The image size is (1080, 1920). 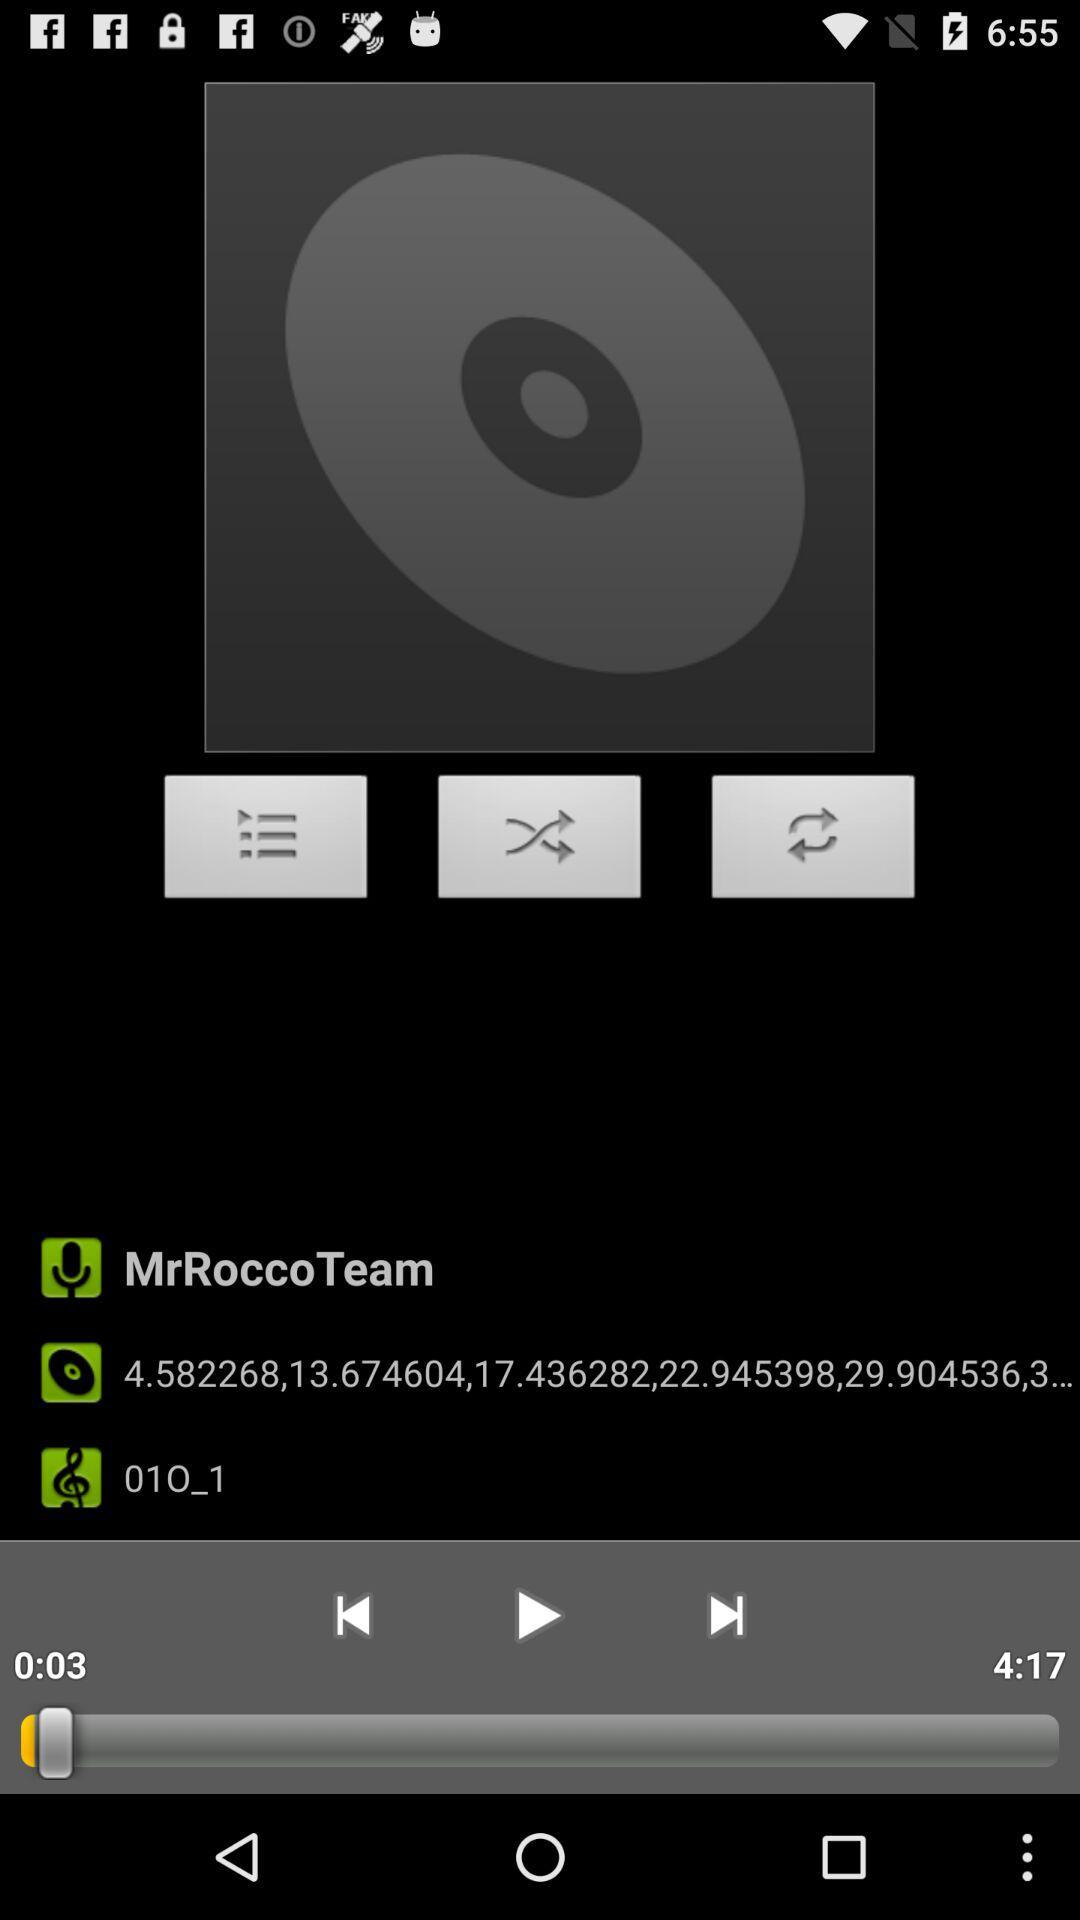 What do you see at coordinates (538, 1727) in the screenshot?
I see `the play icon` at bounding box center [538, 1727].